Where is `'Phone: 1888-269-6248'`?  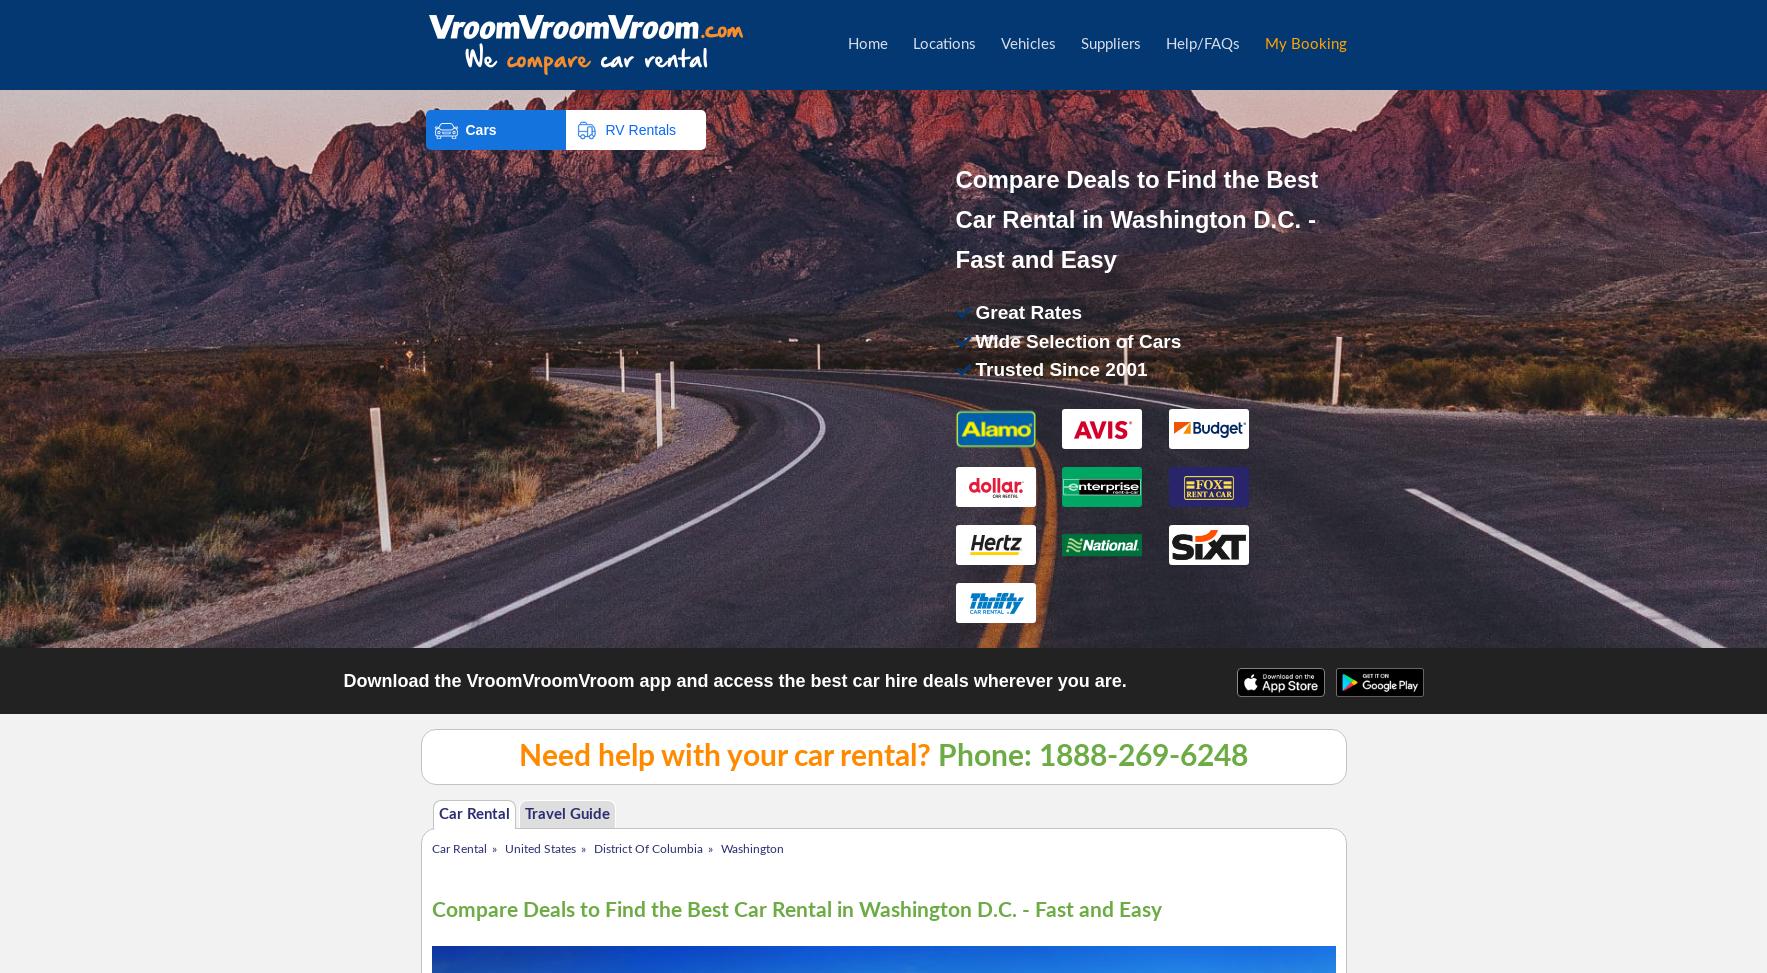 'Phone: 1888-269-6248' is located at coordinates (1089, 756).